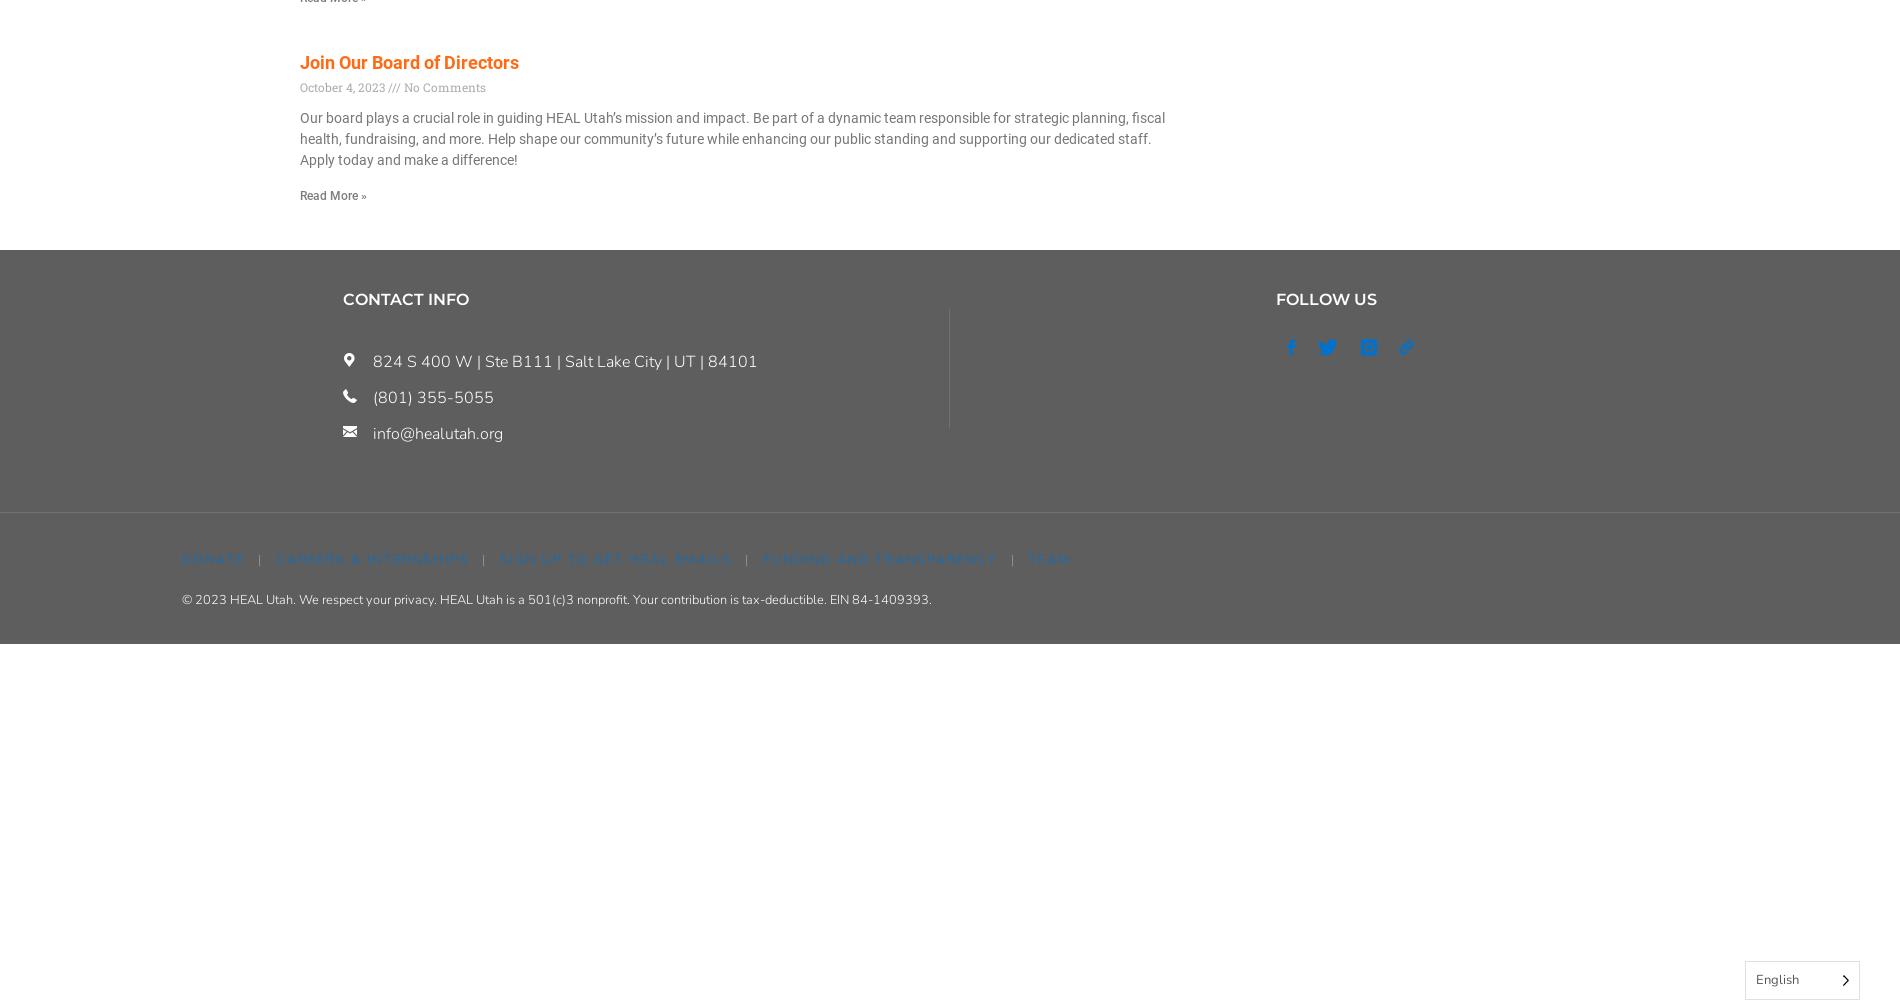 This screenshot has width=1900, height=1000. What do you see at coordinates (431, 397) in the screenshot?
I see `'(801) 355-5055'` at bounding box center [431, 397].